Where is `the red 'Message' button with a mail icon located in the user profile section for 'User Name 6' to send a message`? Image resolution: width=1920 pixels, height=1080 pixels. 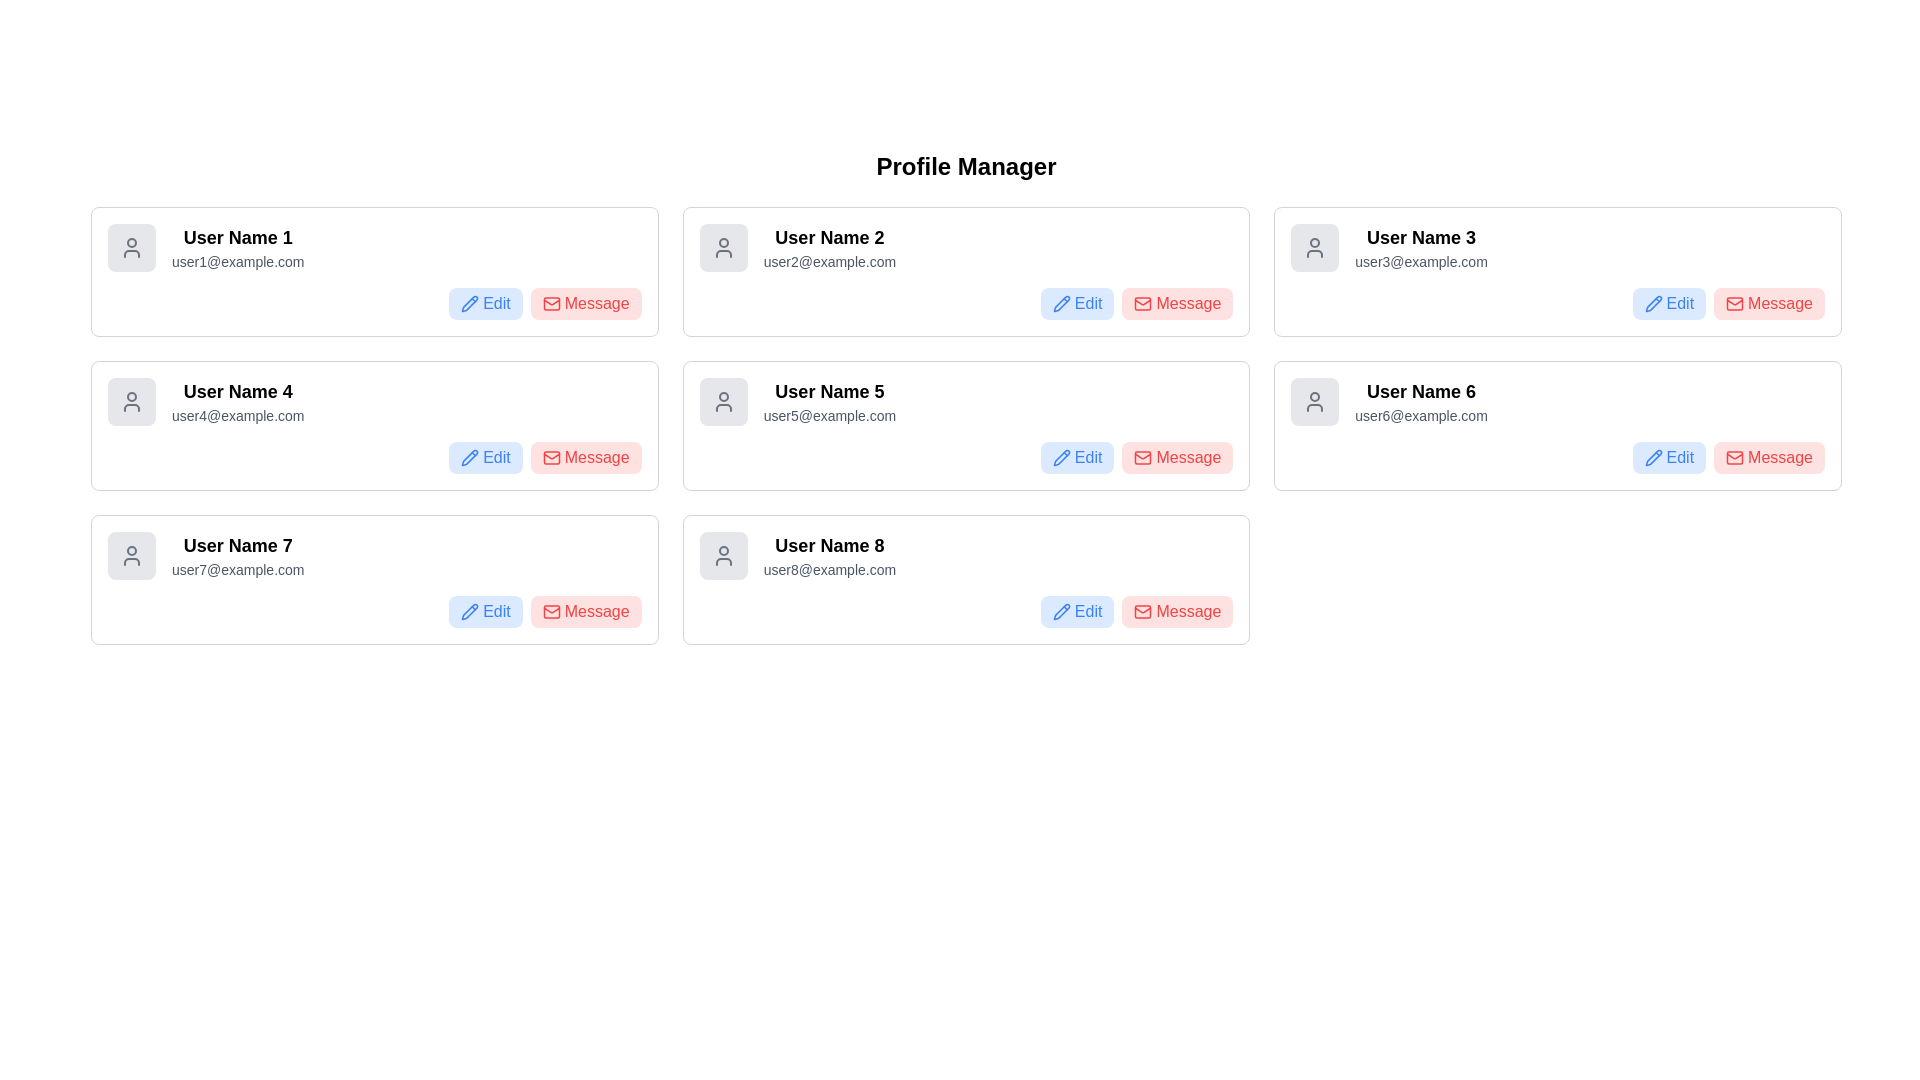
the red 'Message' button with a mail icon located in the user profile section for 'User Name 6' to send a message is located at coordinates (1769, 458).